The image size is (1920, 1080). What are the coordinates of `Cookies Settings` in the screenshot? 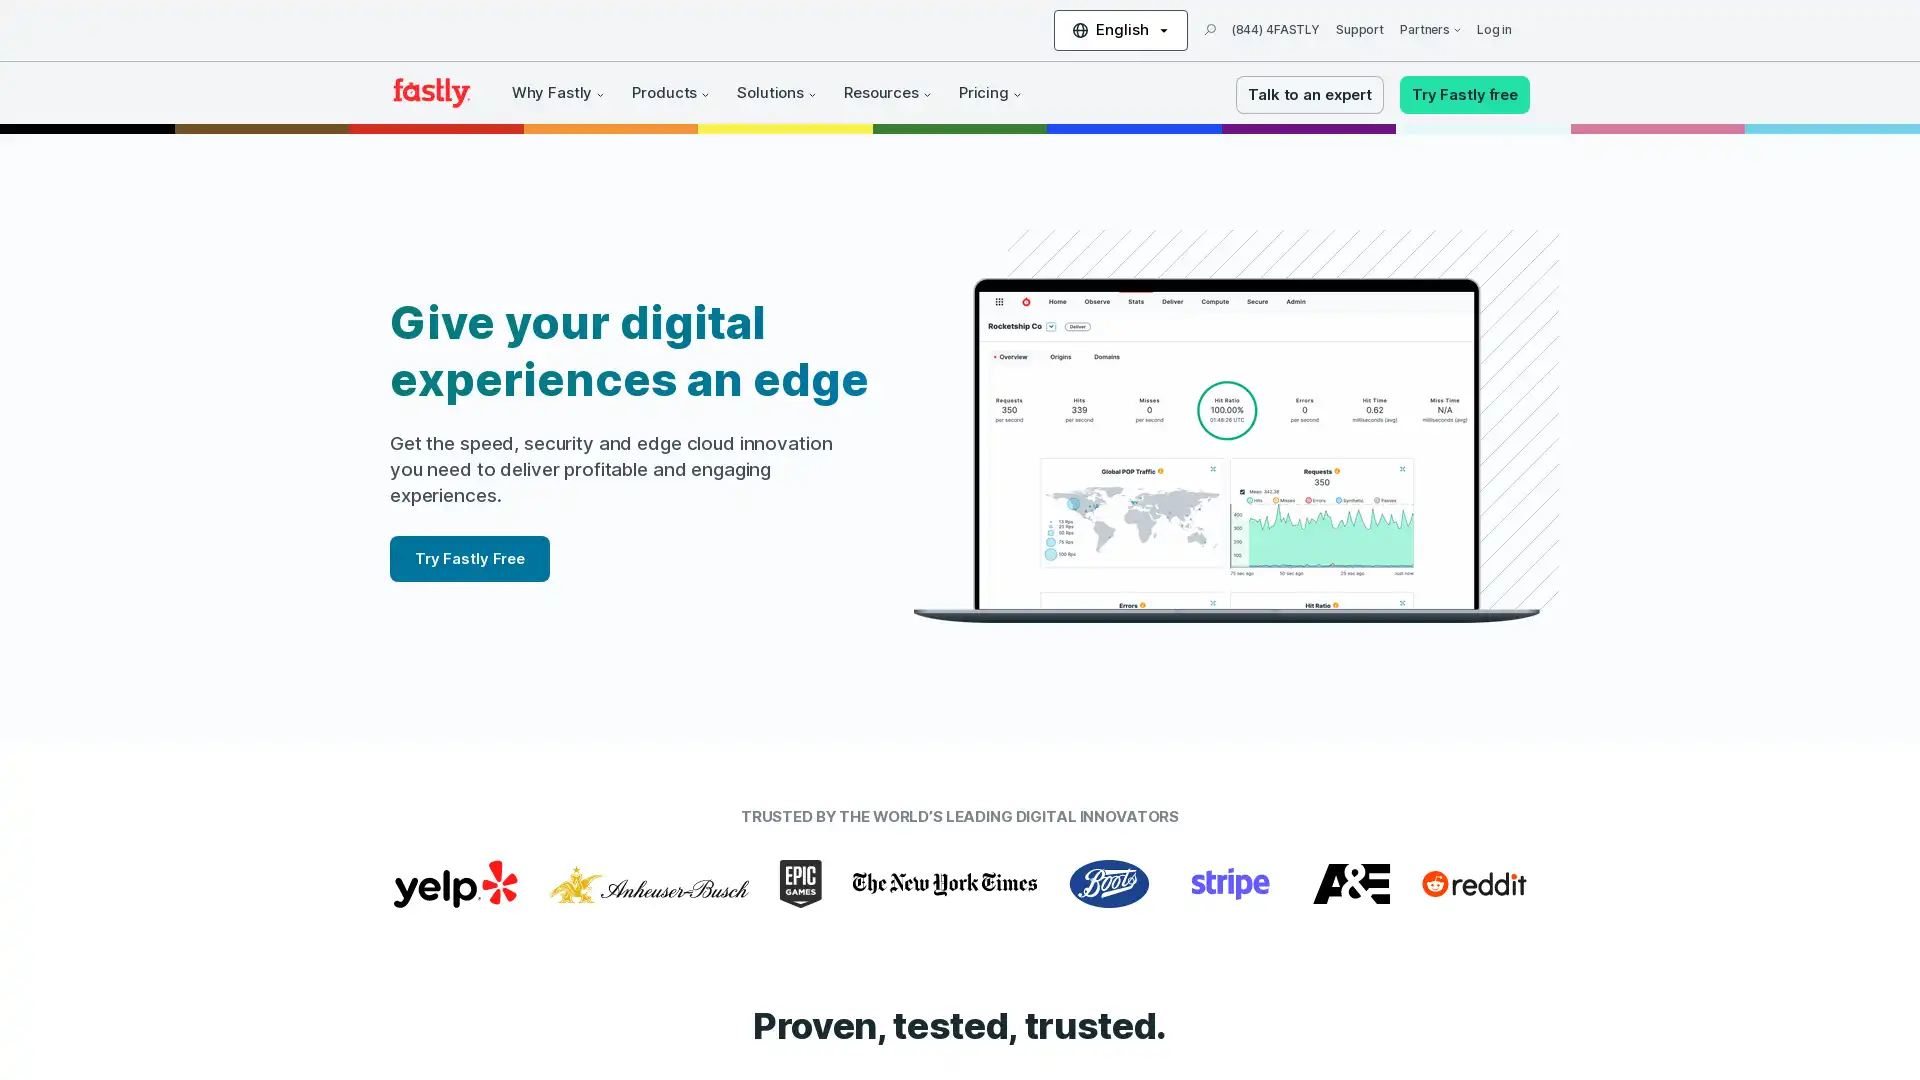 It's located at (203, 1004).